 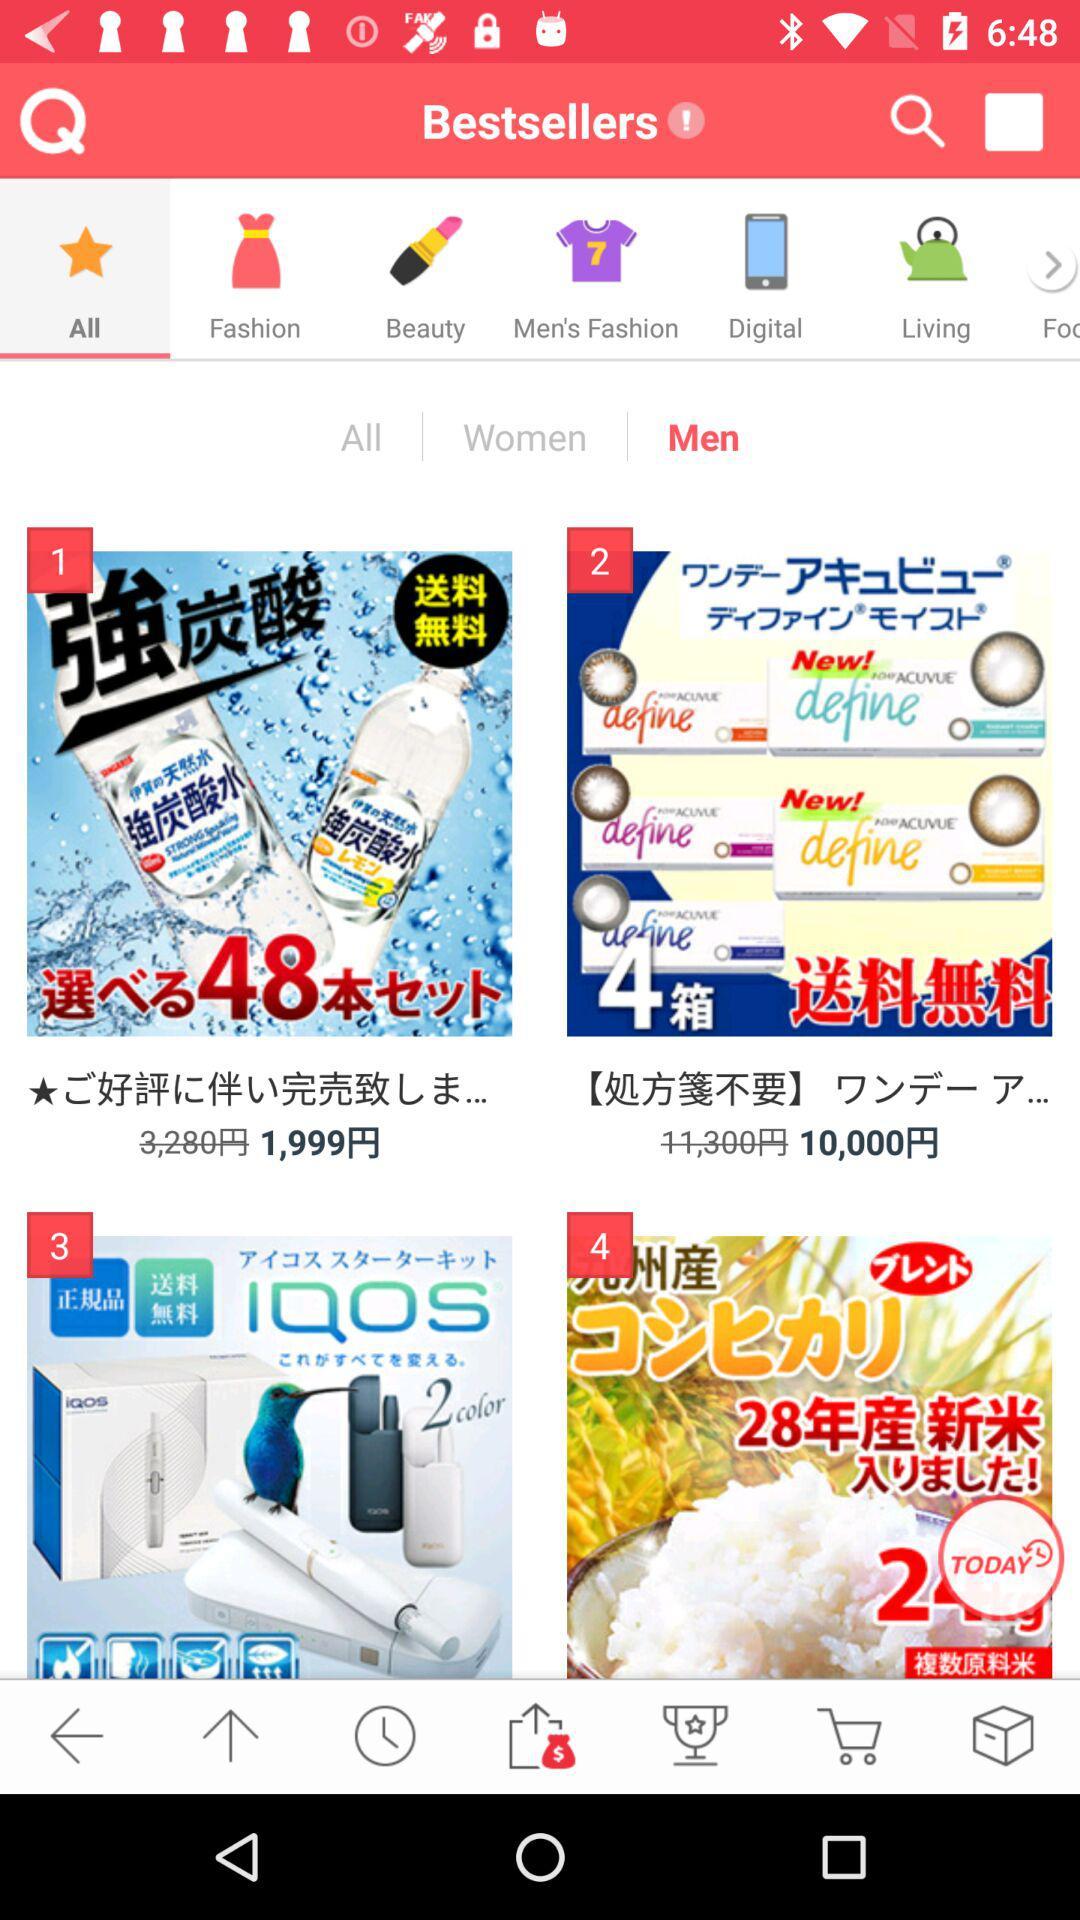 What do you see at coordinates (1002, 1734) in the screenshot?
I see `the favorite icon` at bounding box center [1002, 1734].